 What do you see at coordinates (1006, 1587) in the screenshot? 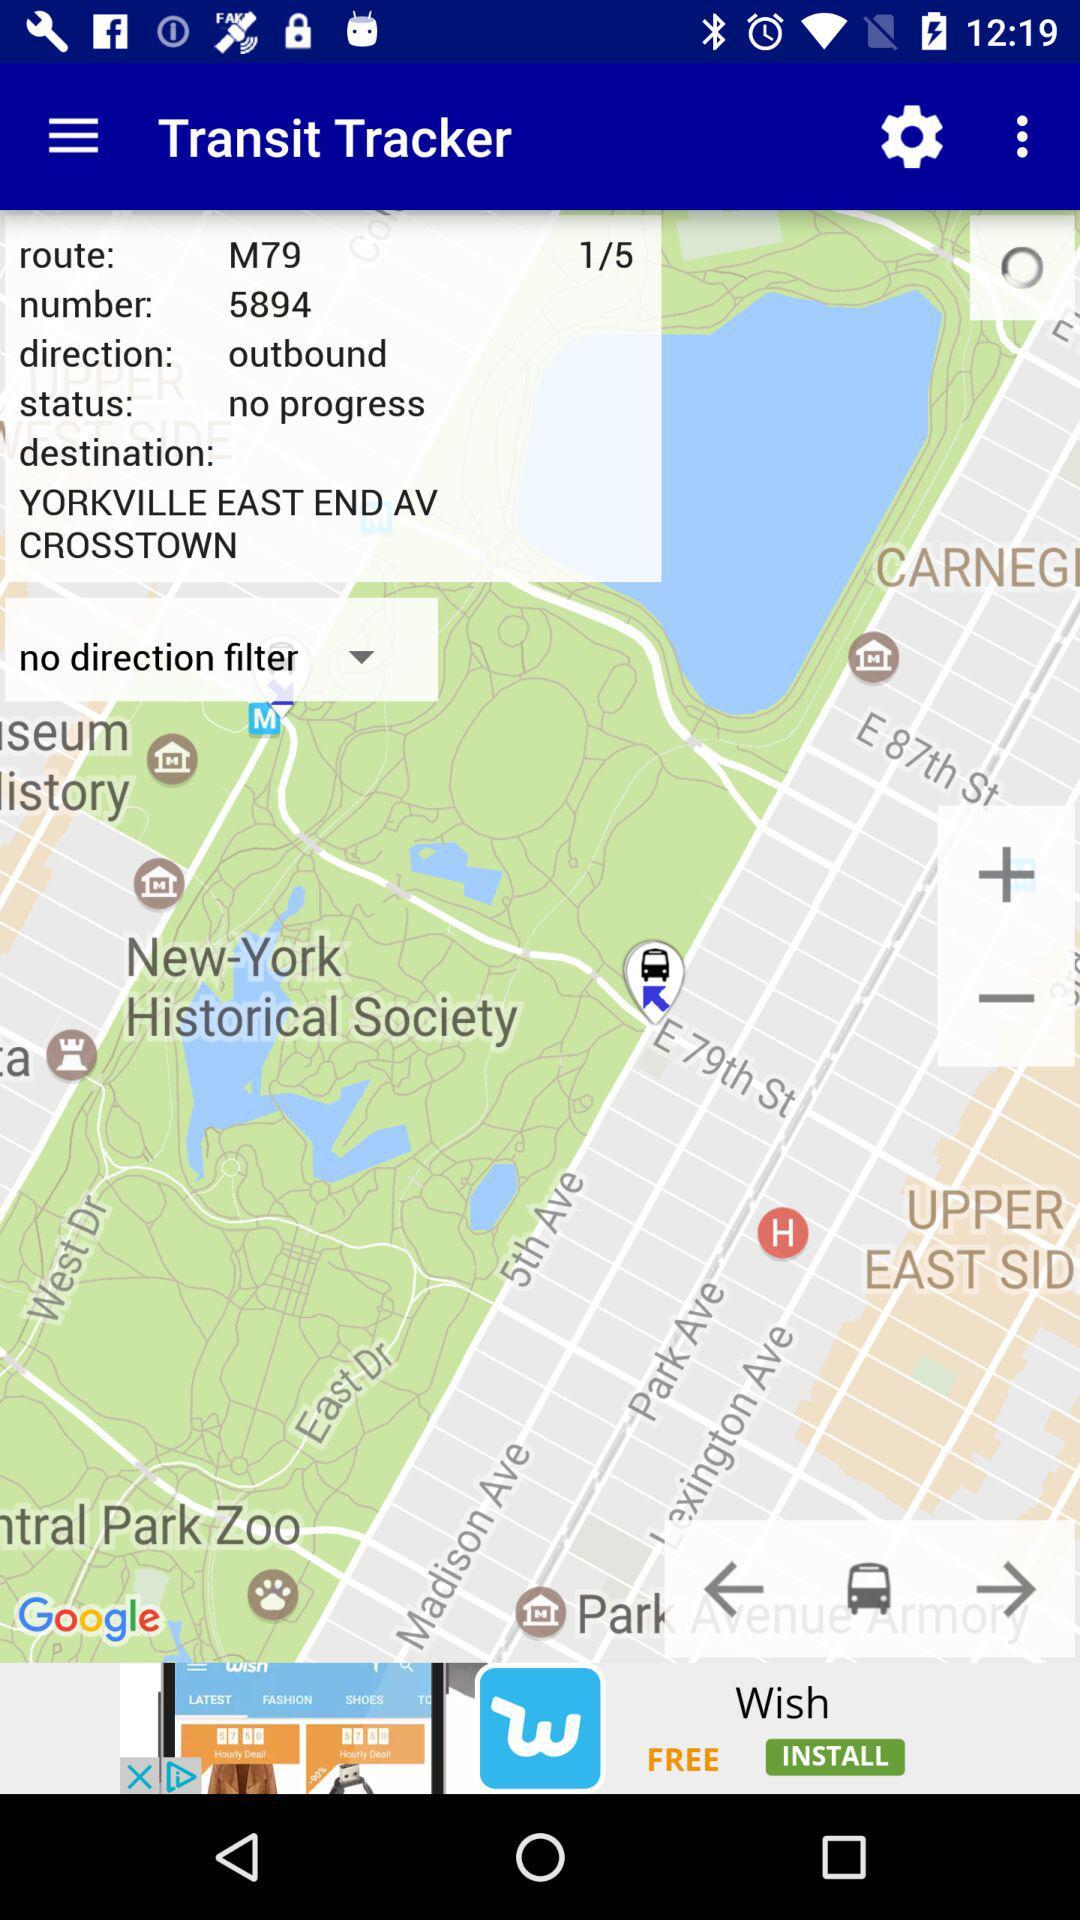
I see `the arrow mark which is showing to the right` at bounding box center [1006, 1587].